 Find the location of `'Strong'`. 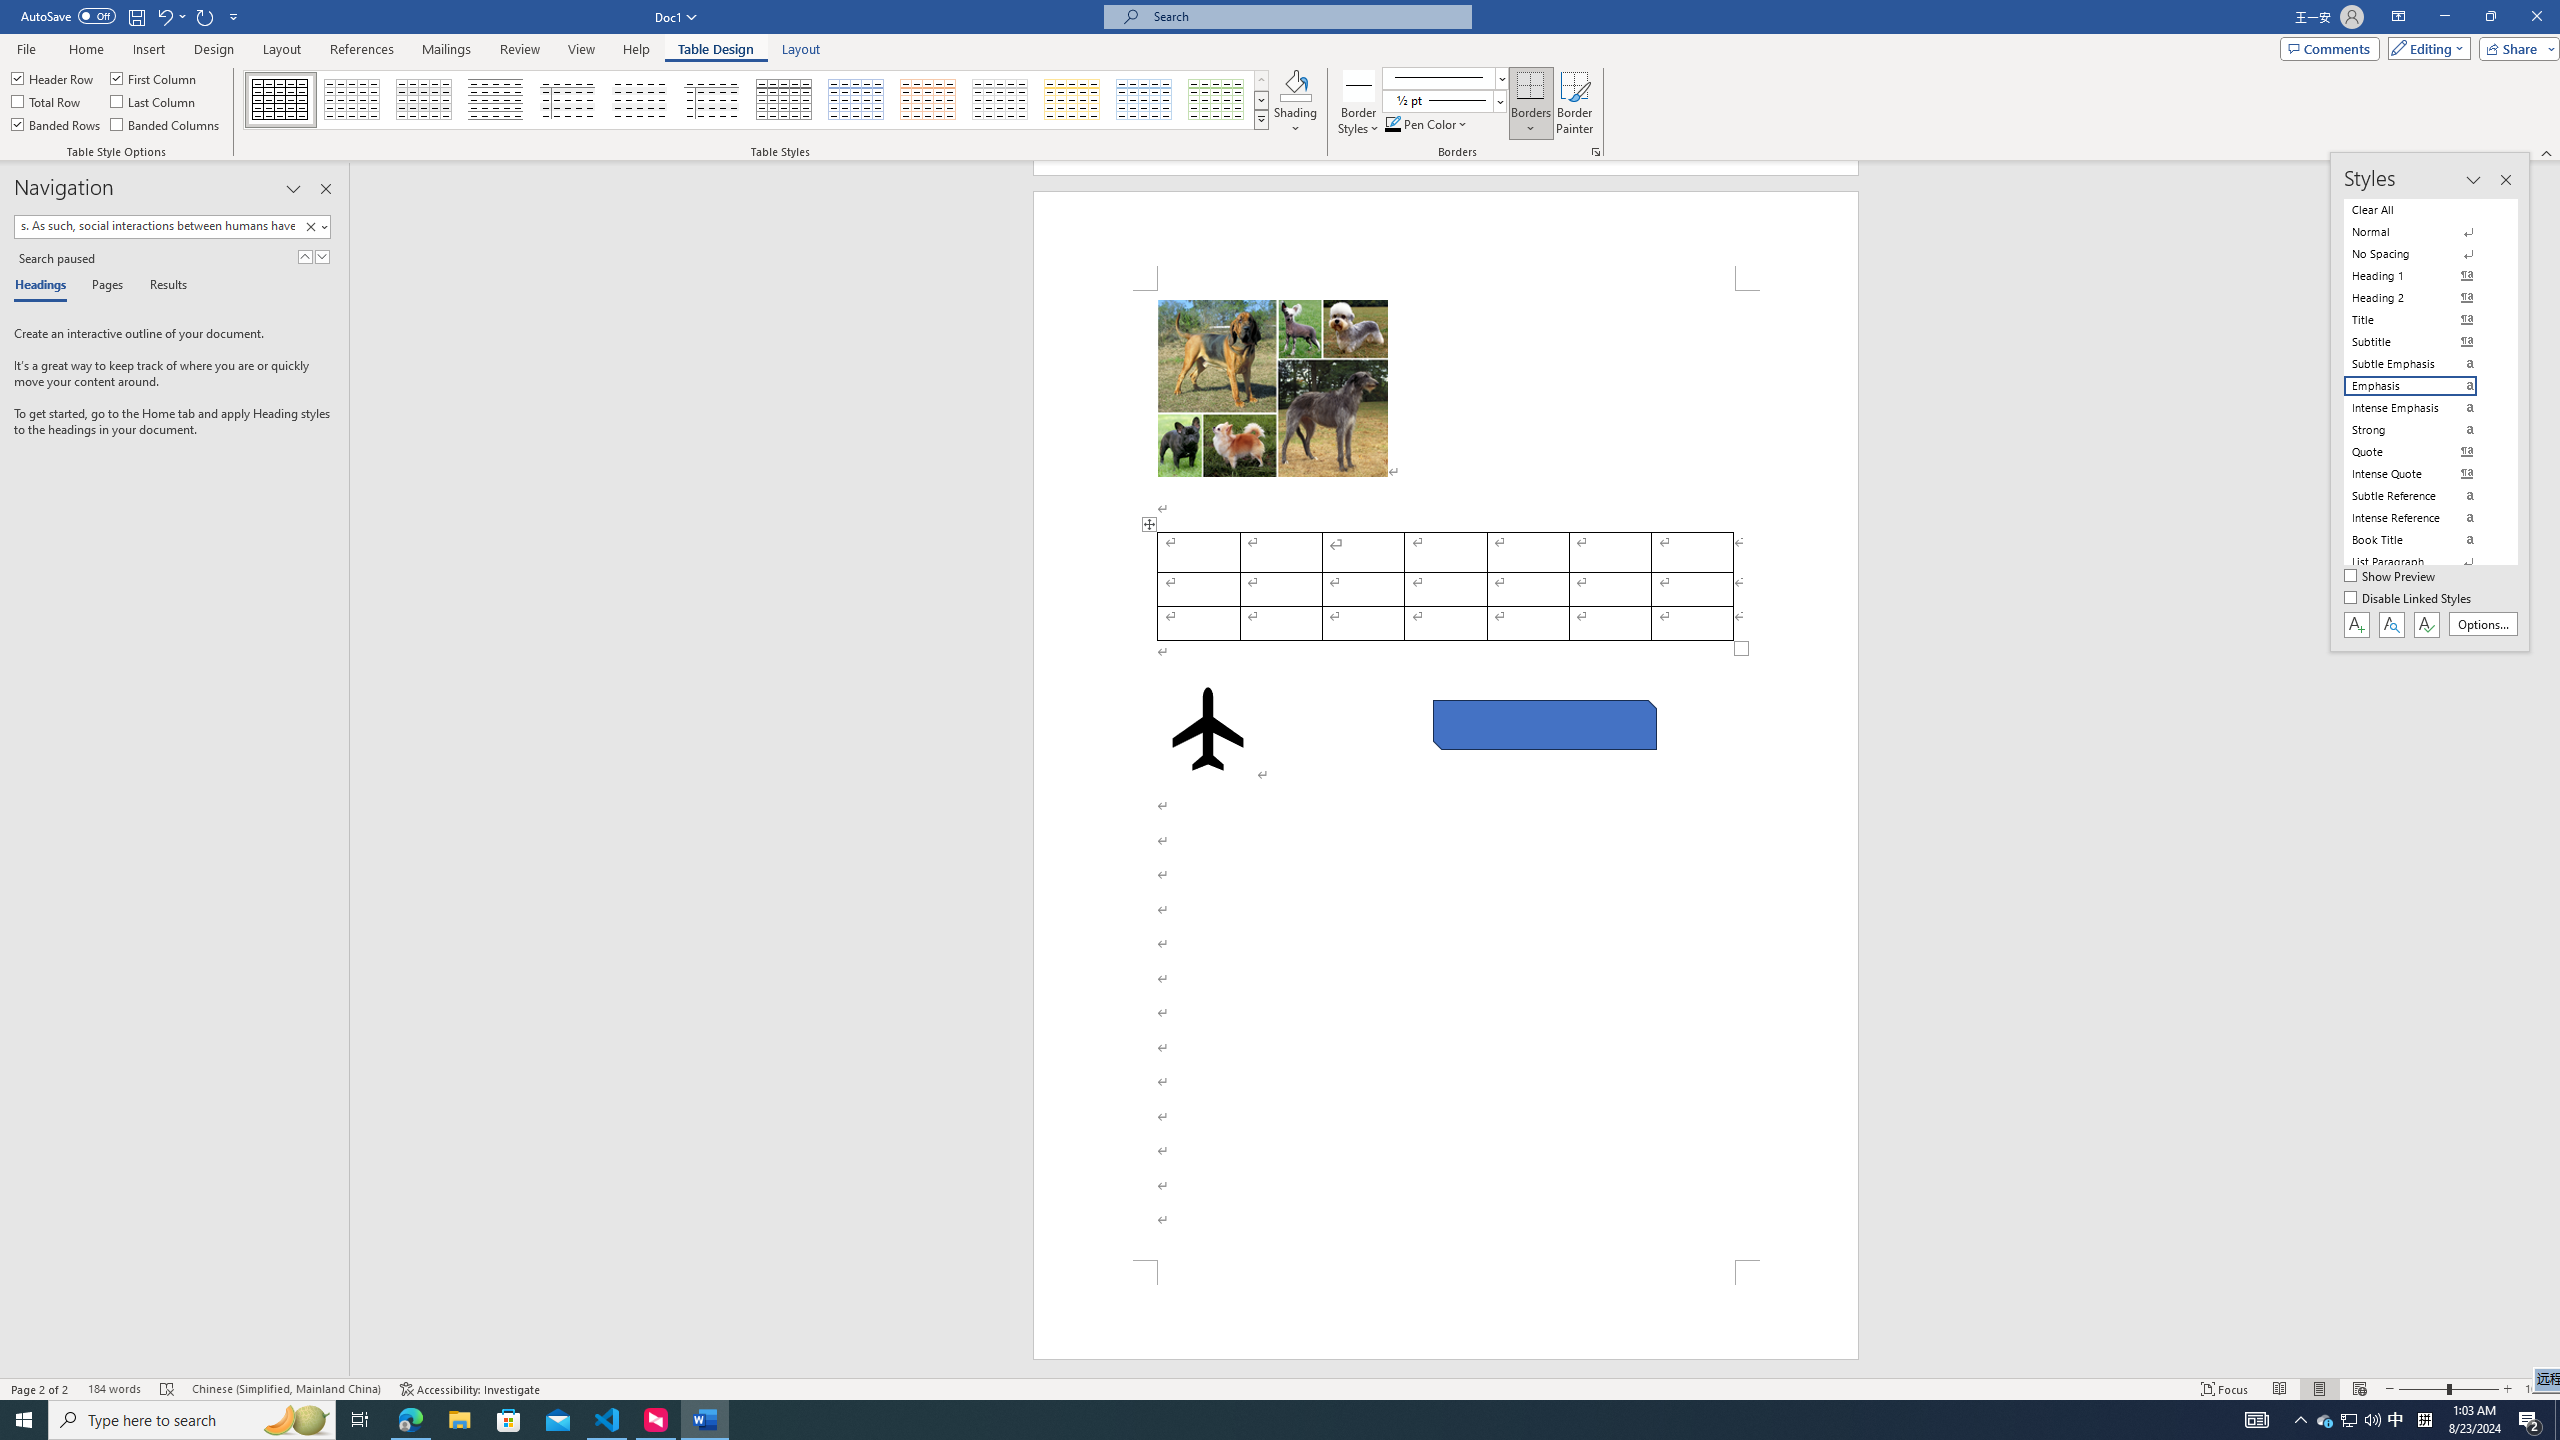

'Strong' is located at coordinates (2422, 428).